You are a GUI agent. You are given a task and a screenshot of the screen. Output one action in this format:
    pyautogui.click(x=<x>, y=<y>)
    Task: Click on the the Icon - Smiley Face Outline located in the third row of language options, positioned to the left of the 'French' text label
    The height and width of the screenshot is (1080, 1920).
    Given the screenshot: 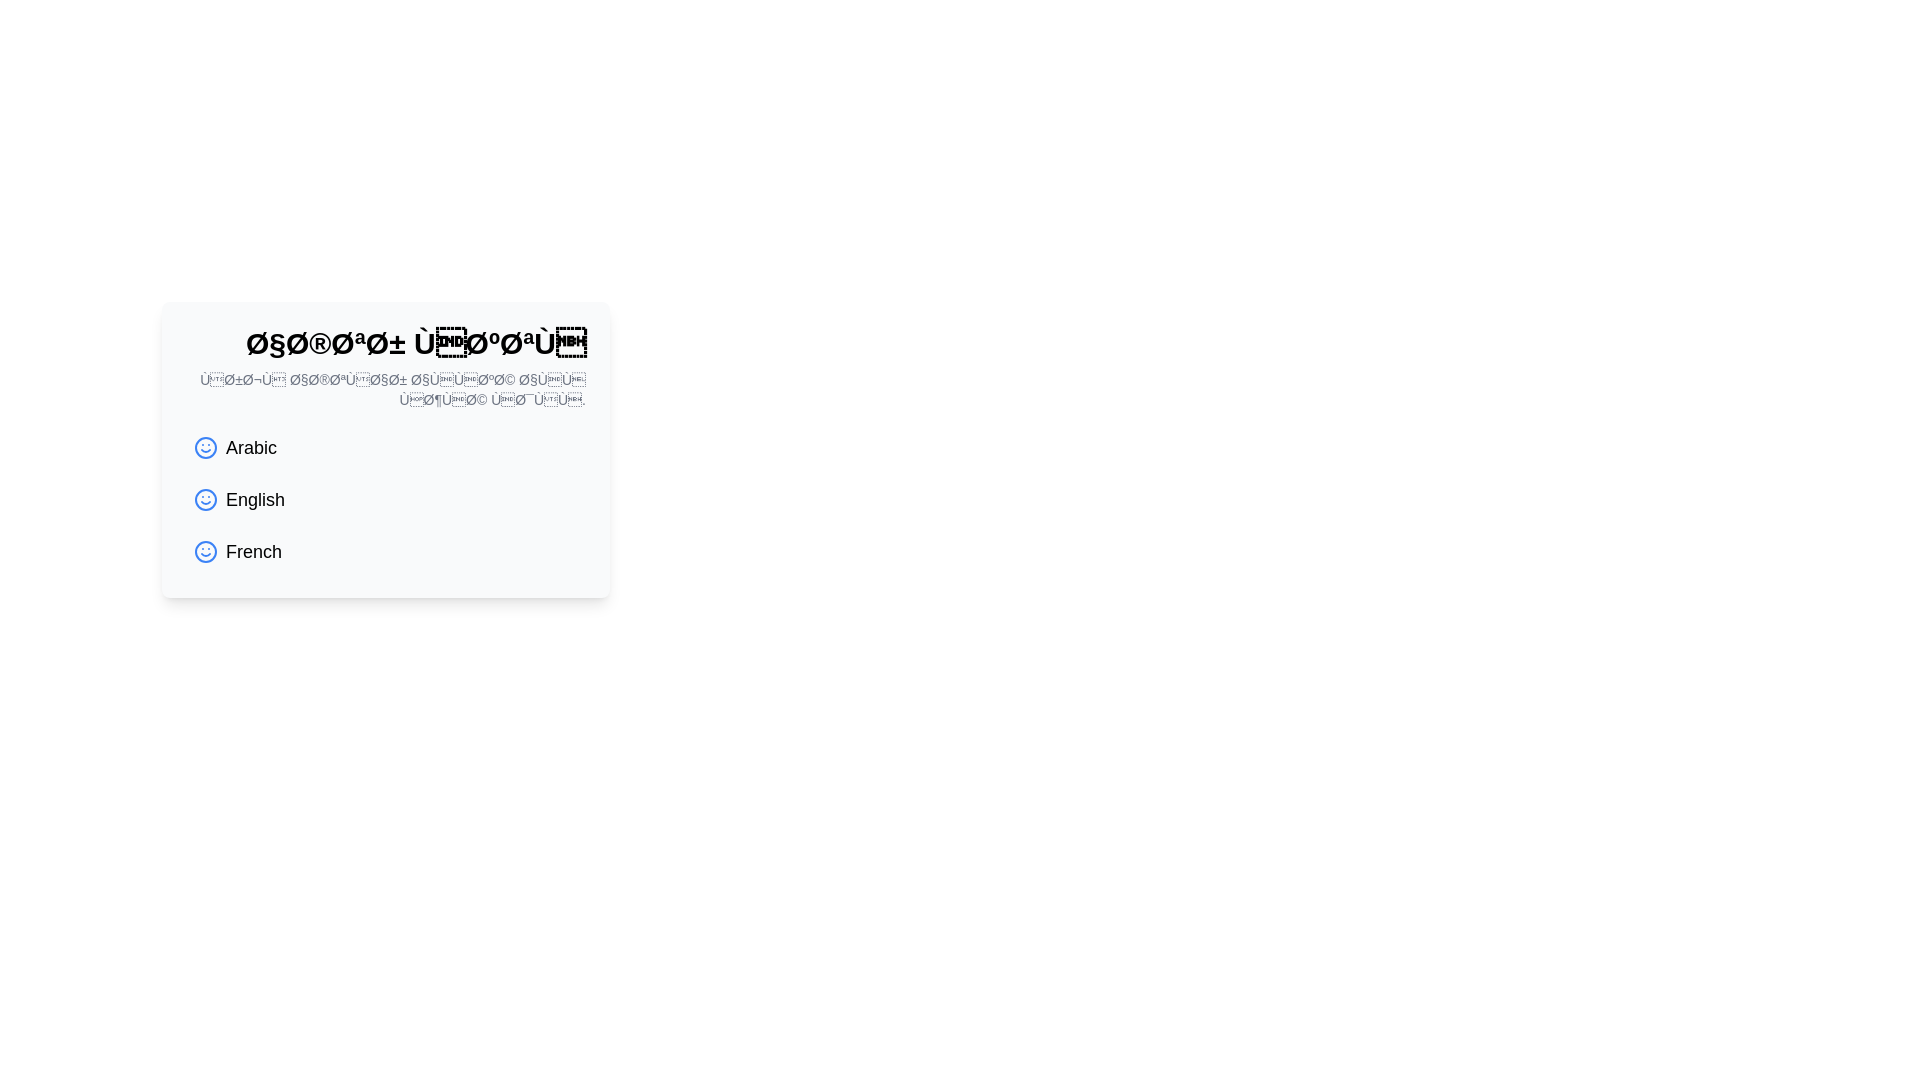 What is the action you would take?
    pyautogui.click(x=206, y=551)
    